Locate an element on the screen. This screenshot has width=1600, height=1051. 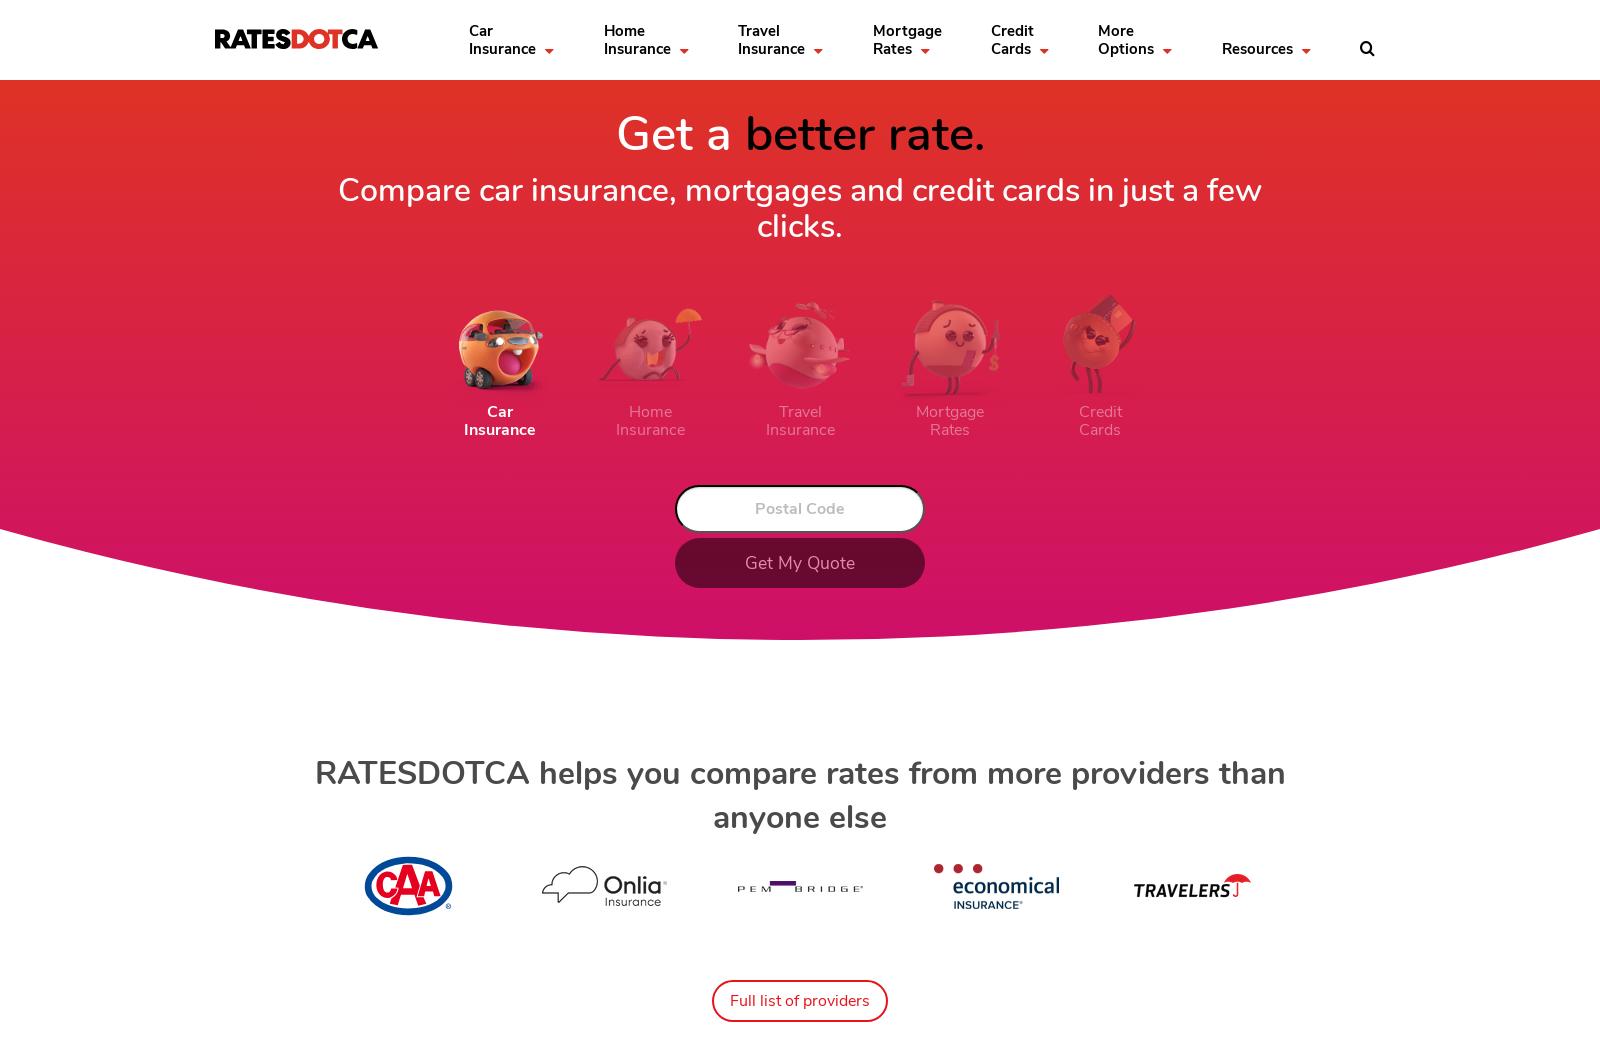
'Get My Quote' is located at coordinates (744, 562).